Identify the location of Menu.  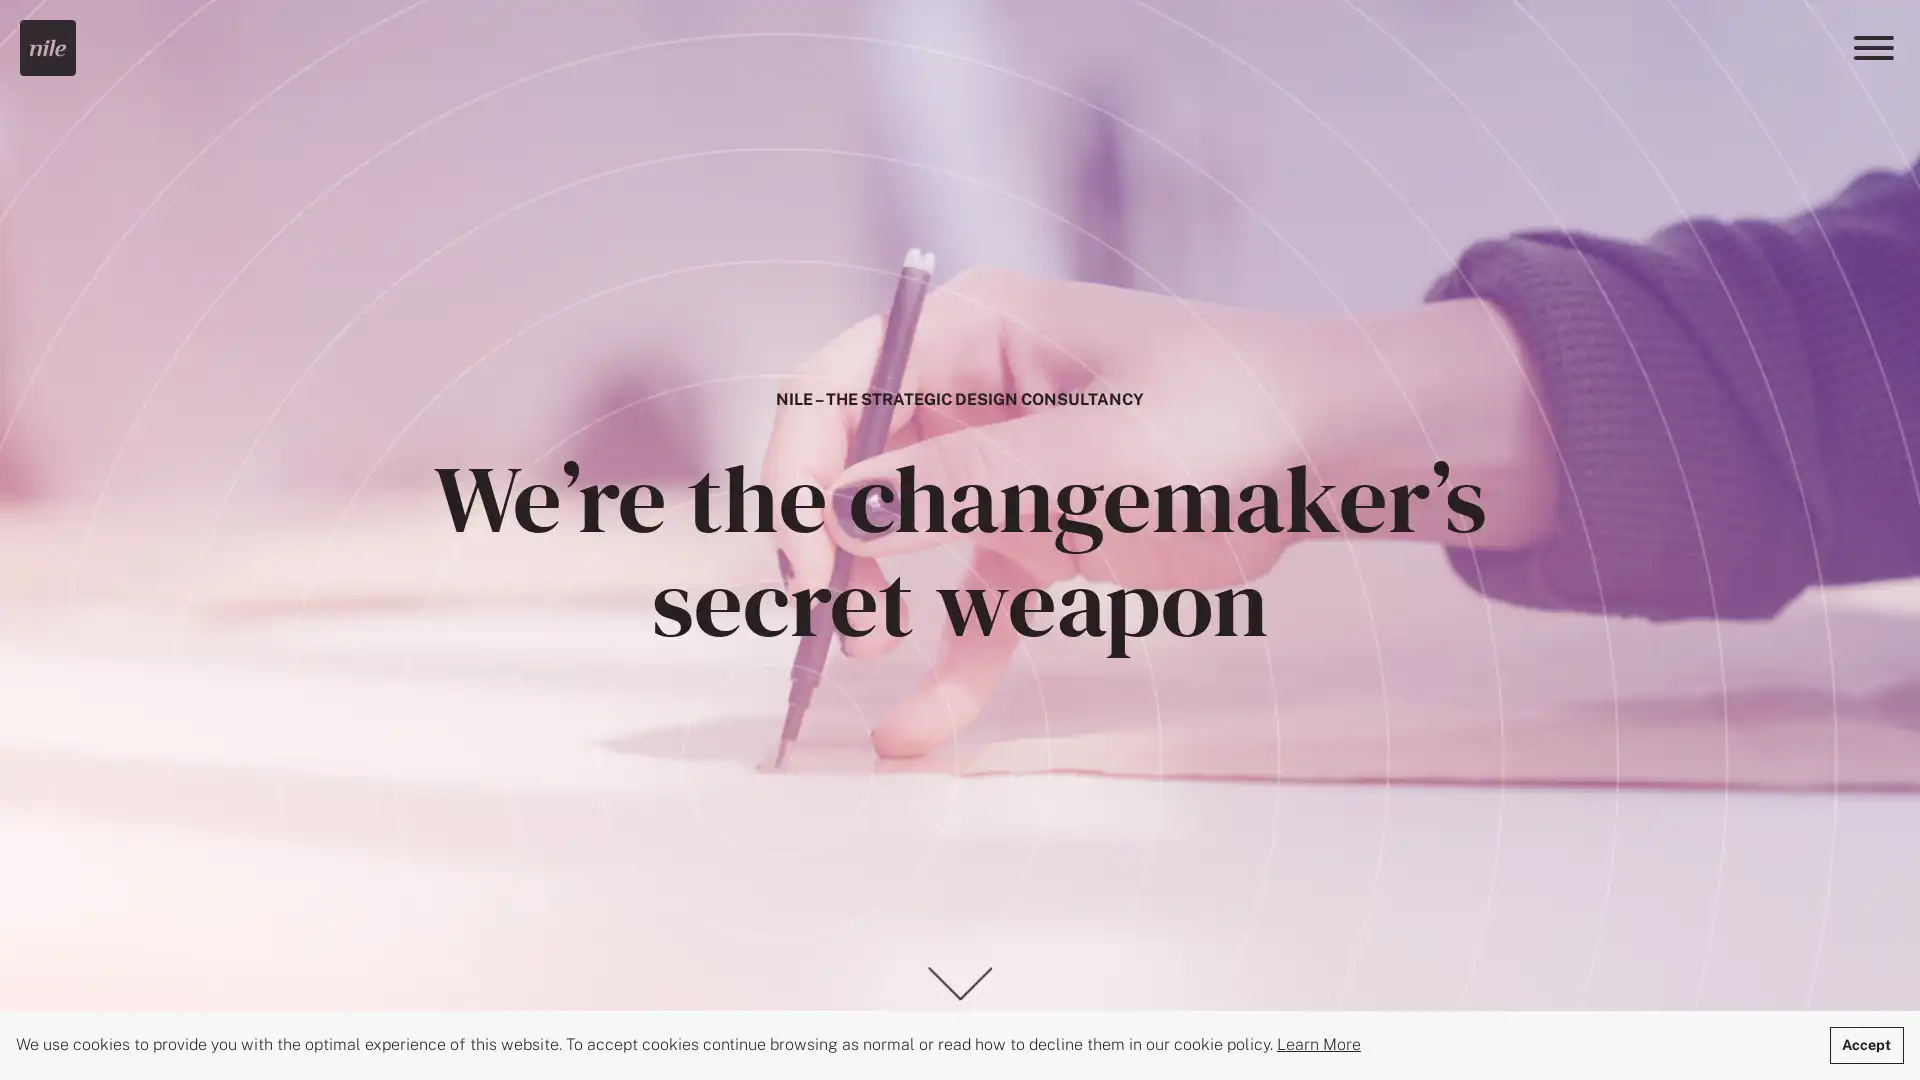
(1872, 46).